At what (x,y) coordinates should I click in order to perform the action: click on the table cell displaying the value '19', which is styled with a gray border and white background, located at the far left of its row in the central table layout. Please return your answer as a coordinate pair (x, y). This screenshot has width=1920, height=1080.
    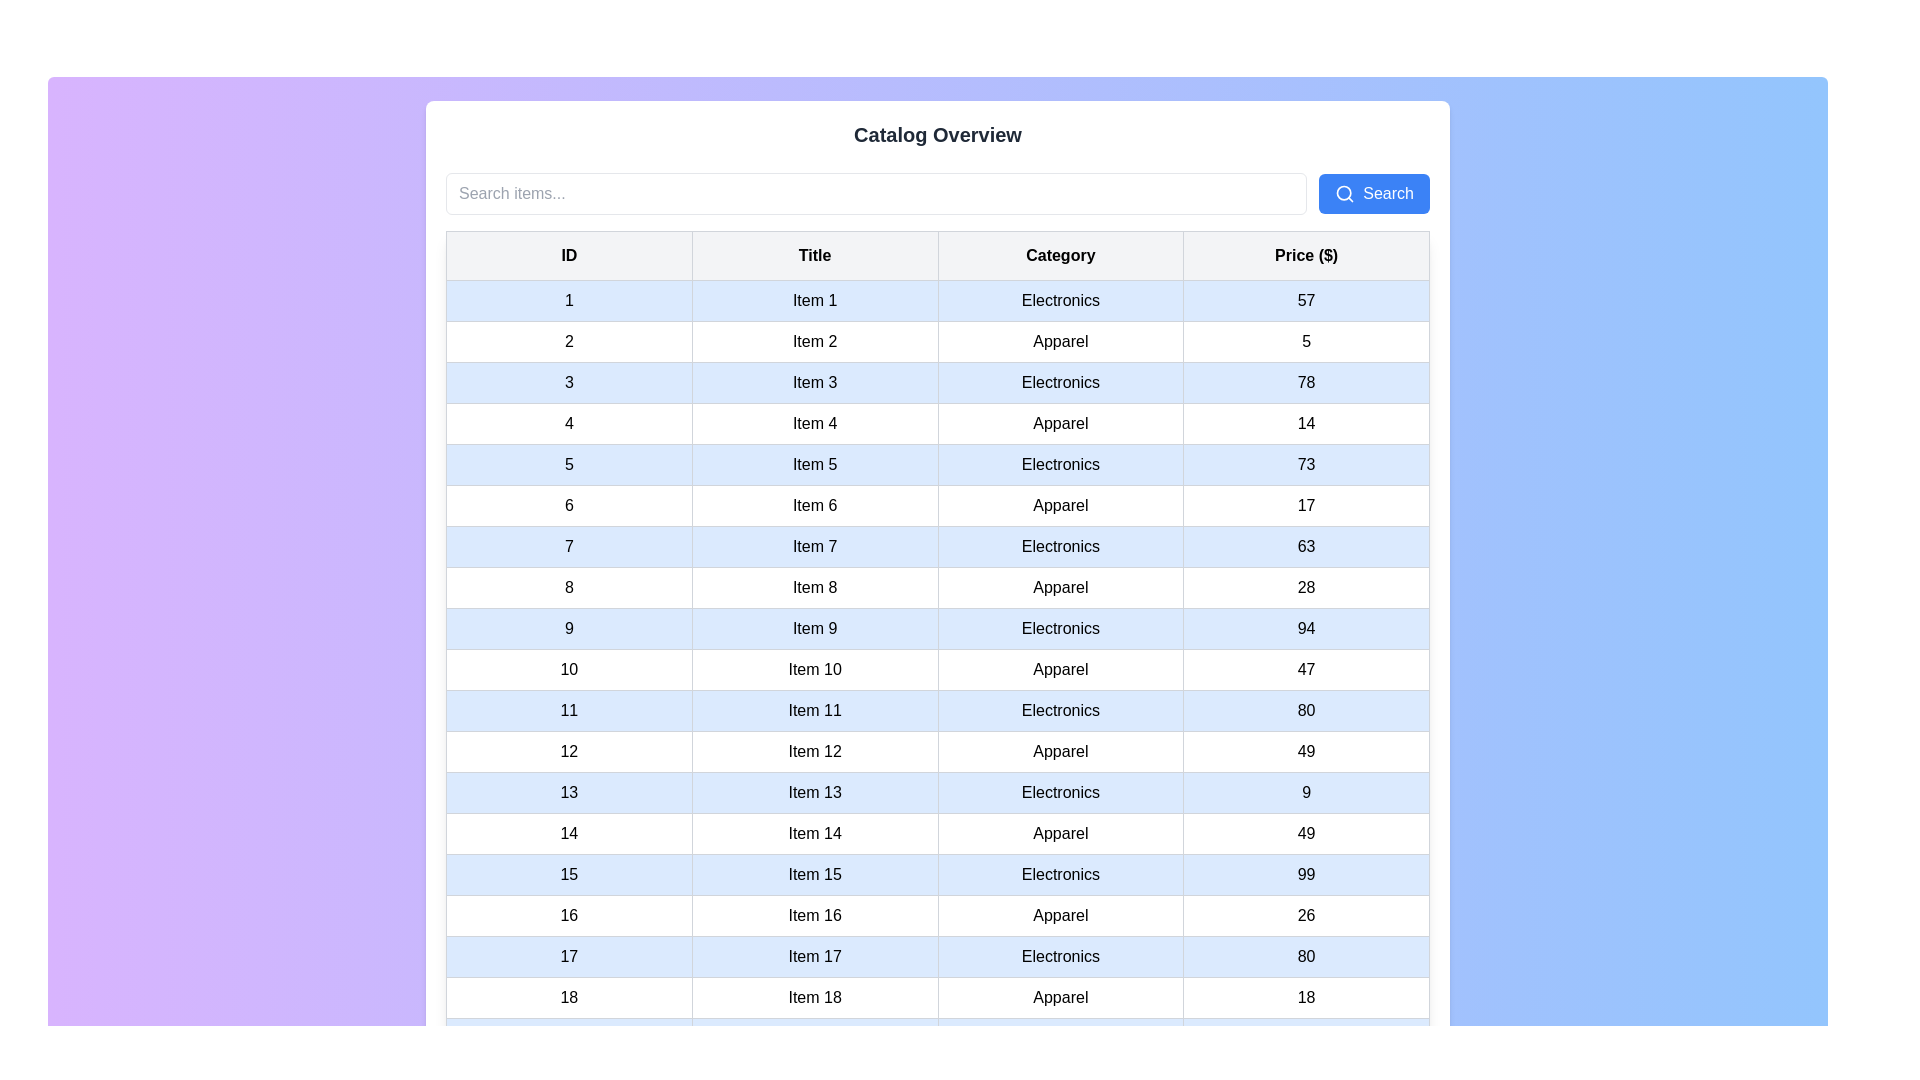
    Looking at the image, I should click on (568, 1037).